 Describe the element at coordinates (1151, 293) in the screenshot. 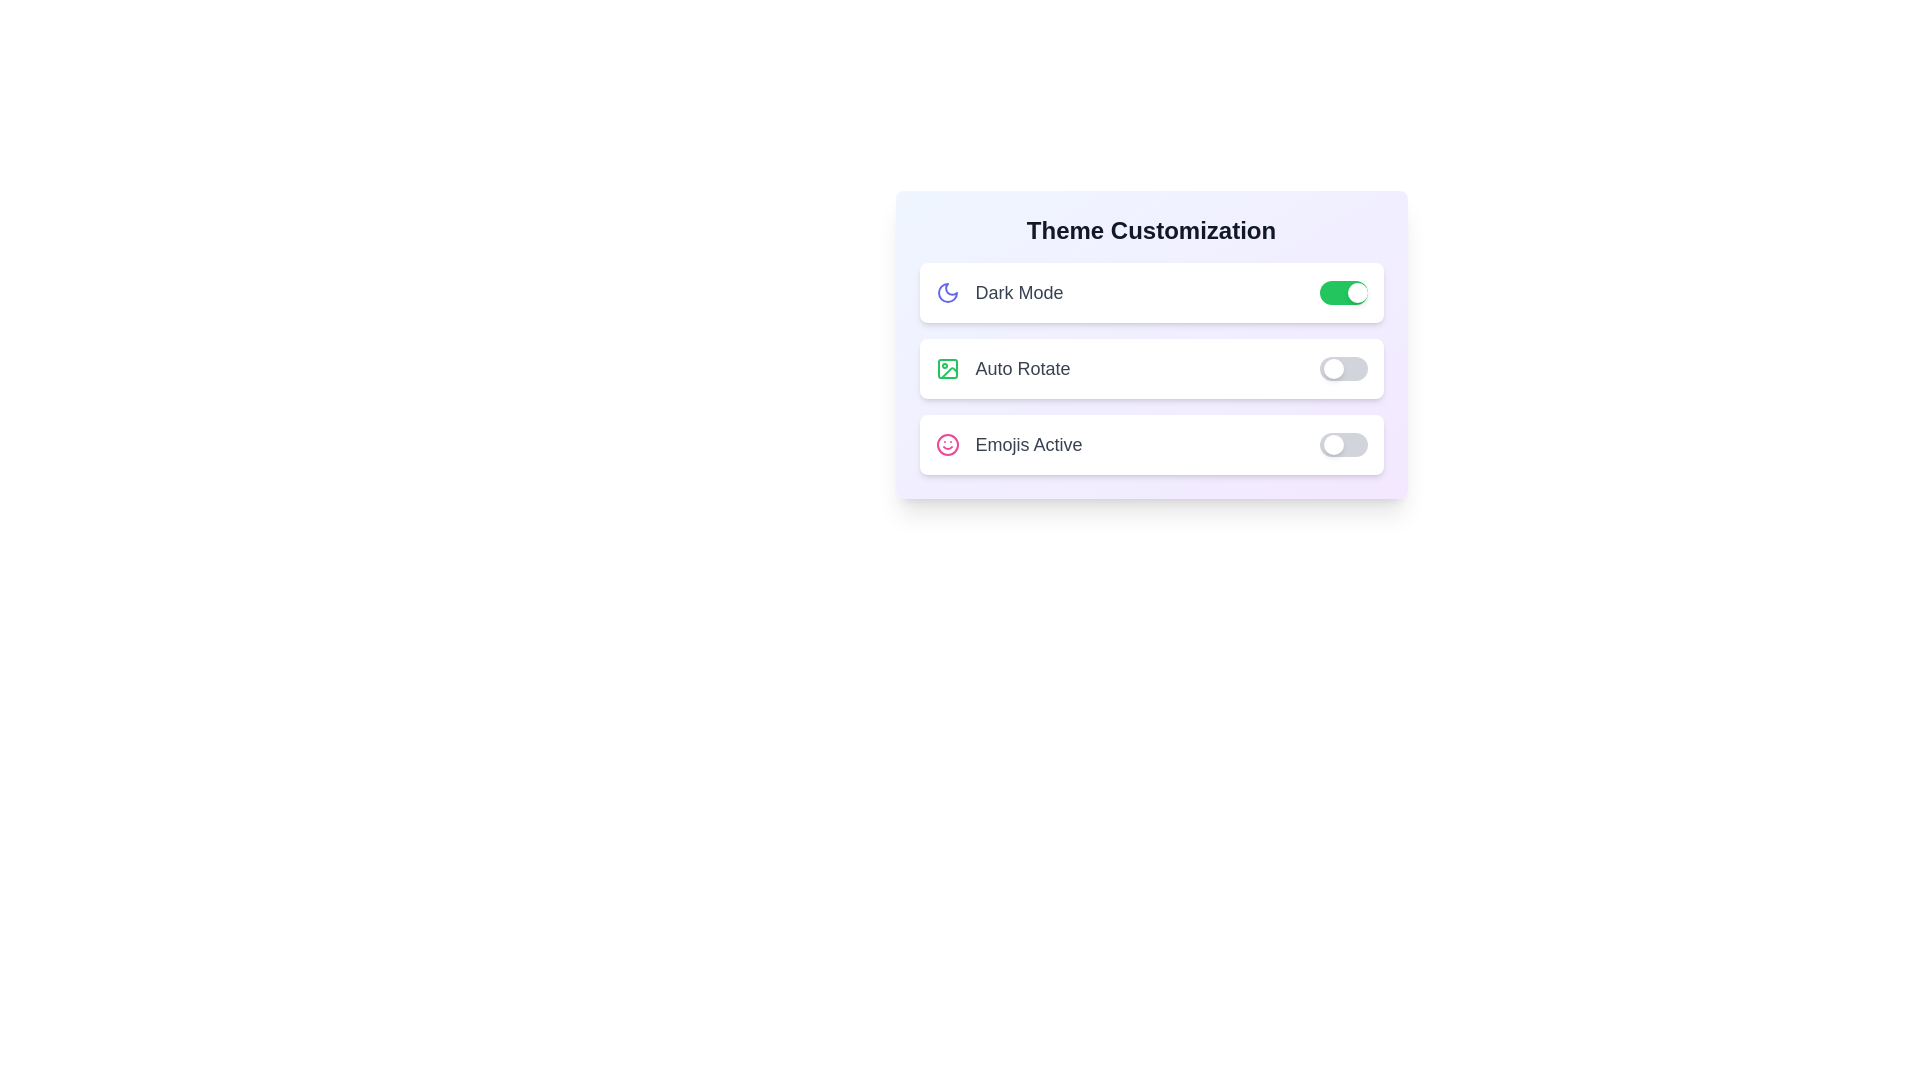

I see `the 'Dark Mode' toggle switch, which is indicated by a green toggle on the right side of the card in the Theme Customization section` at that location.